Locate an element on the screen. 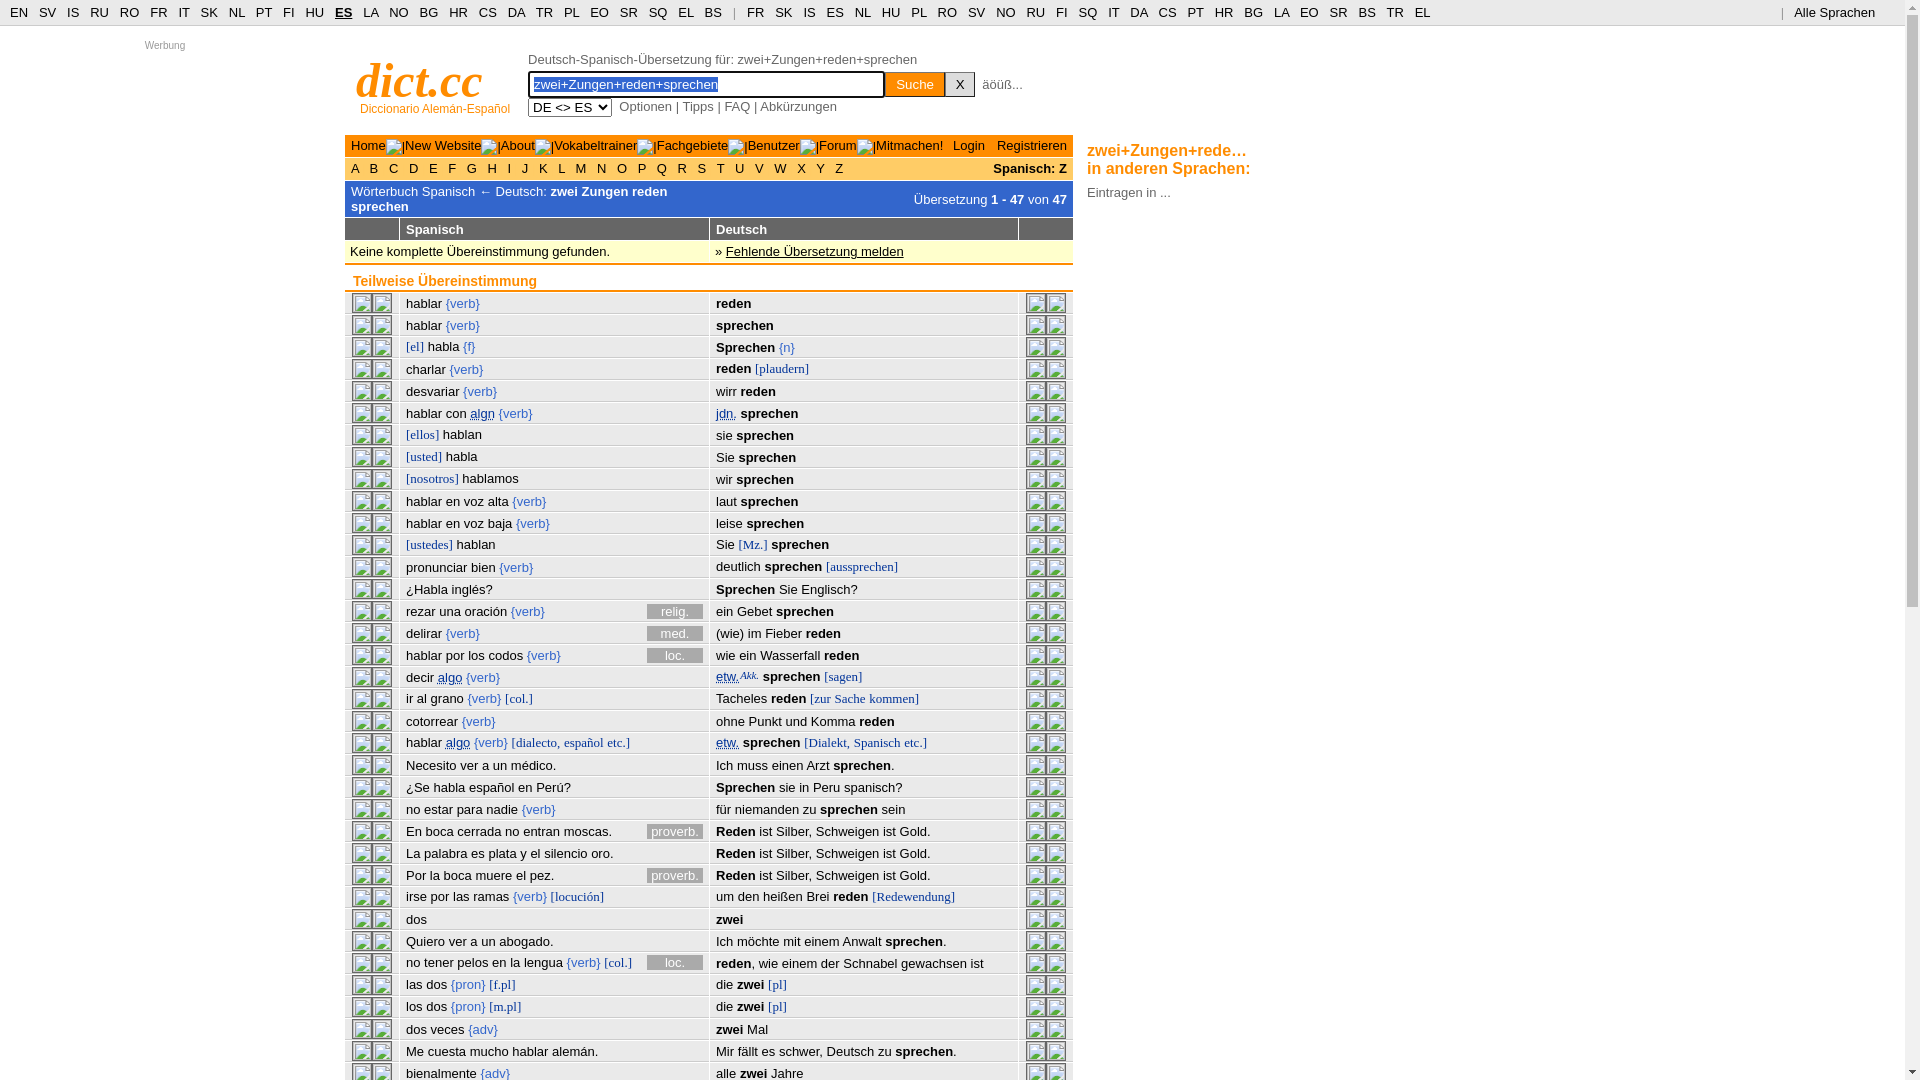  'schwer,' is located at coordinates (801, 1050).